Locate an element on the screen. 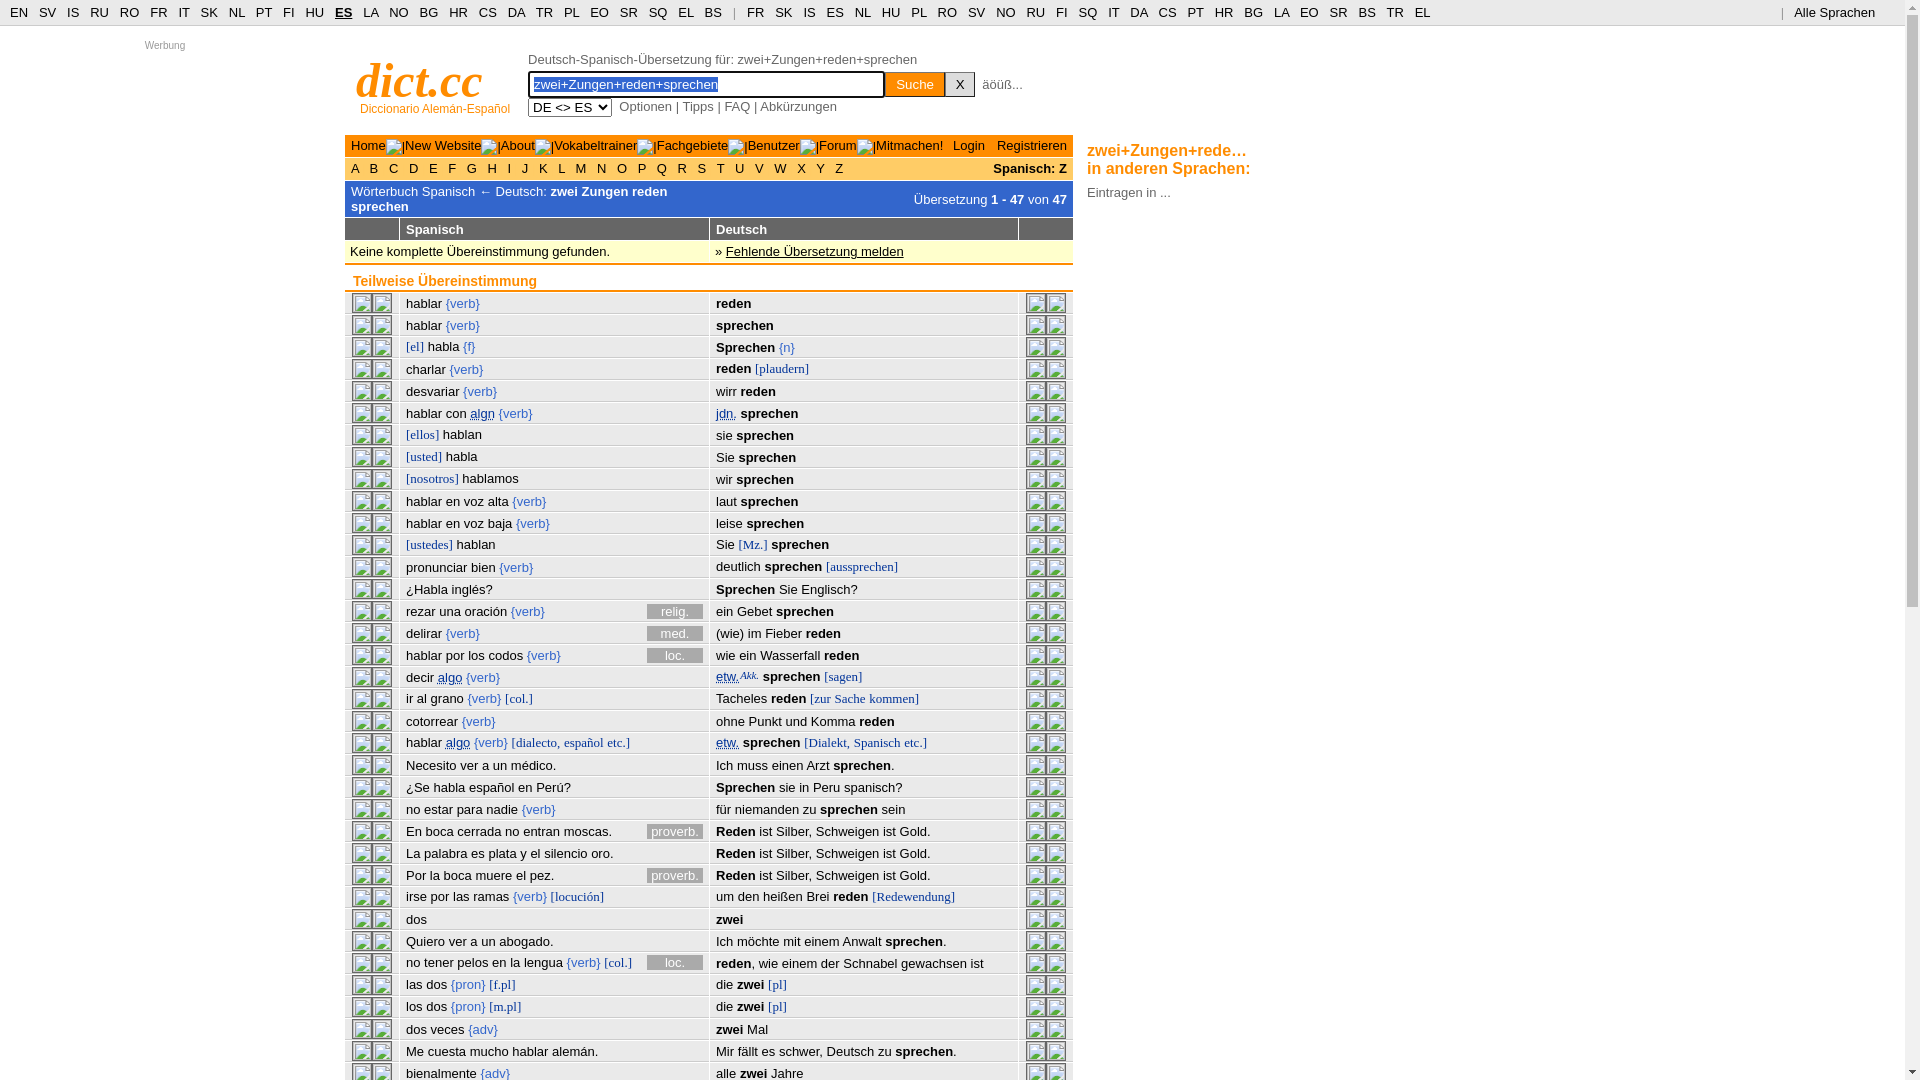  'schwer,' is located at coordinates (801, 1050).